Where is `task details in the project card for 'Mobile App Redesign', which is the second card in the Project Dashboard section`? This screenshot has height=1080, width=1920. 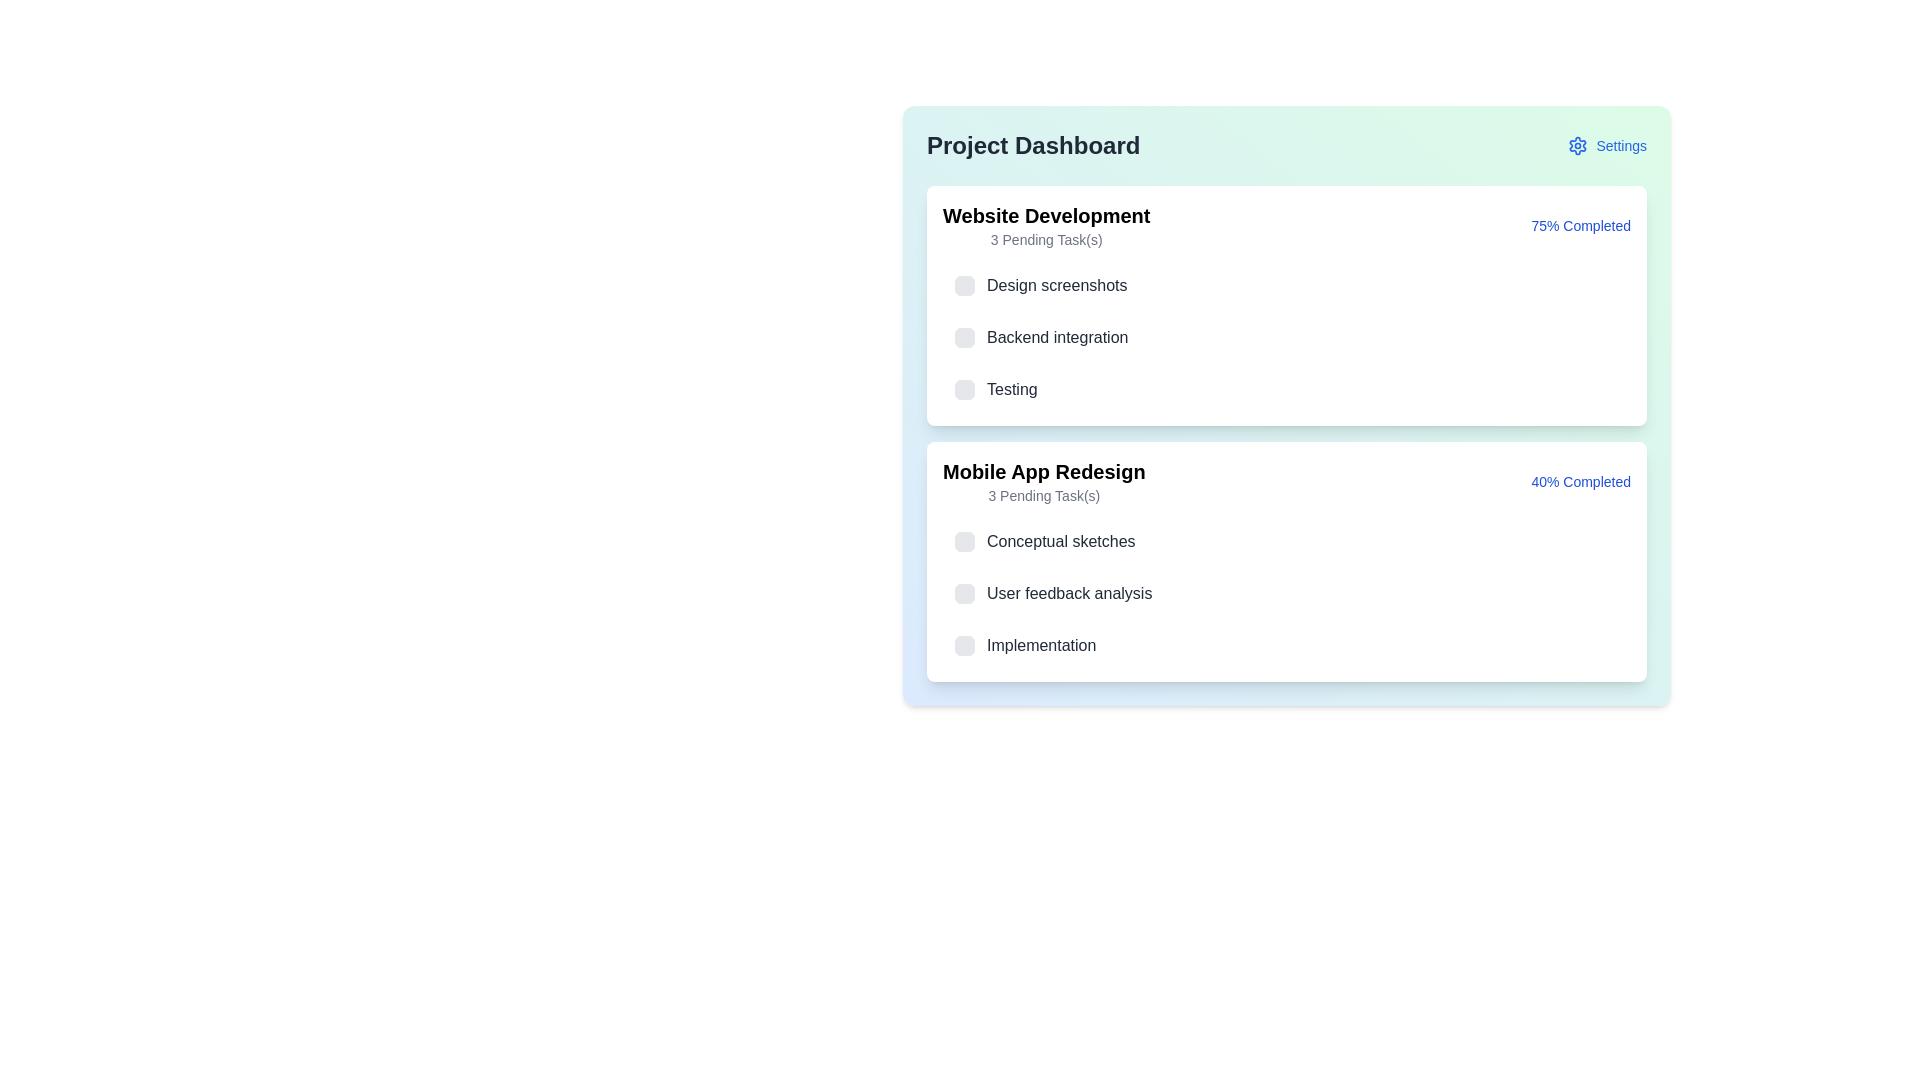
task details in the project card for 'Mobile App Redesign', which is the second card in the Project Dashboard section is located at coordinates (1286, 562).